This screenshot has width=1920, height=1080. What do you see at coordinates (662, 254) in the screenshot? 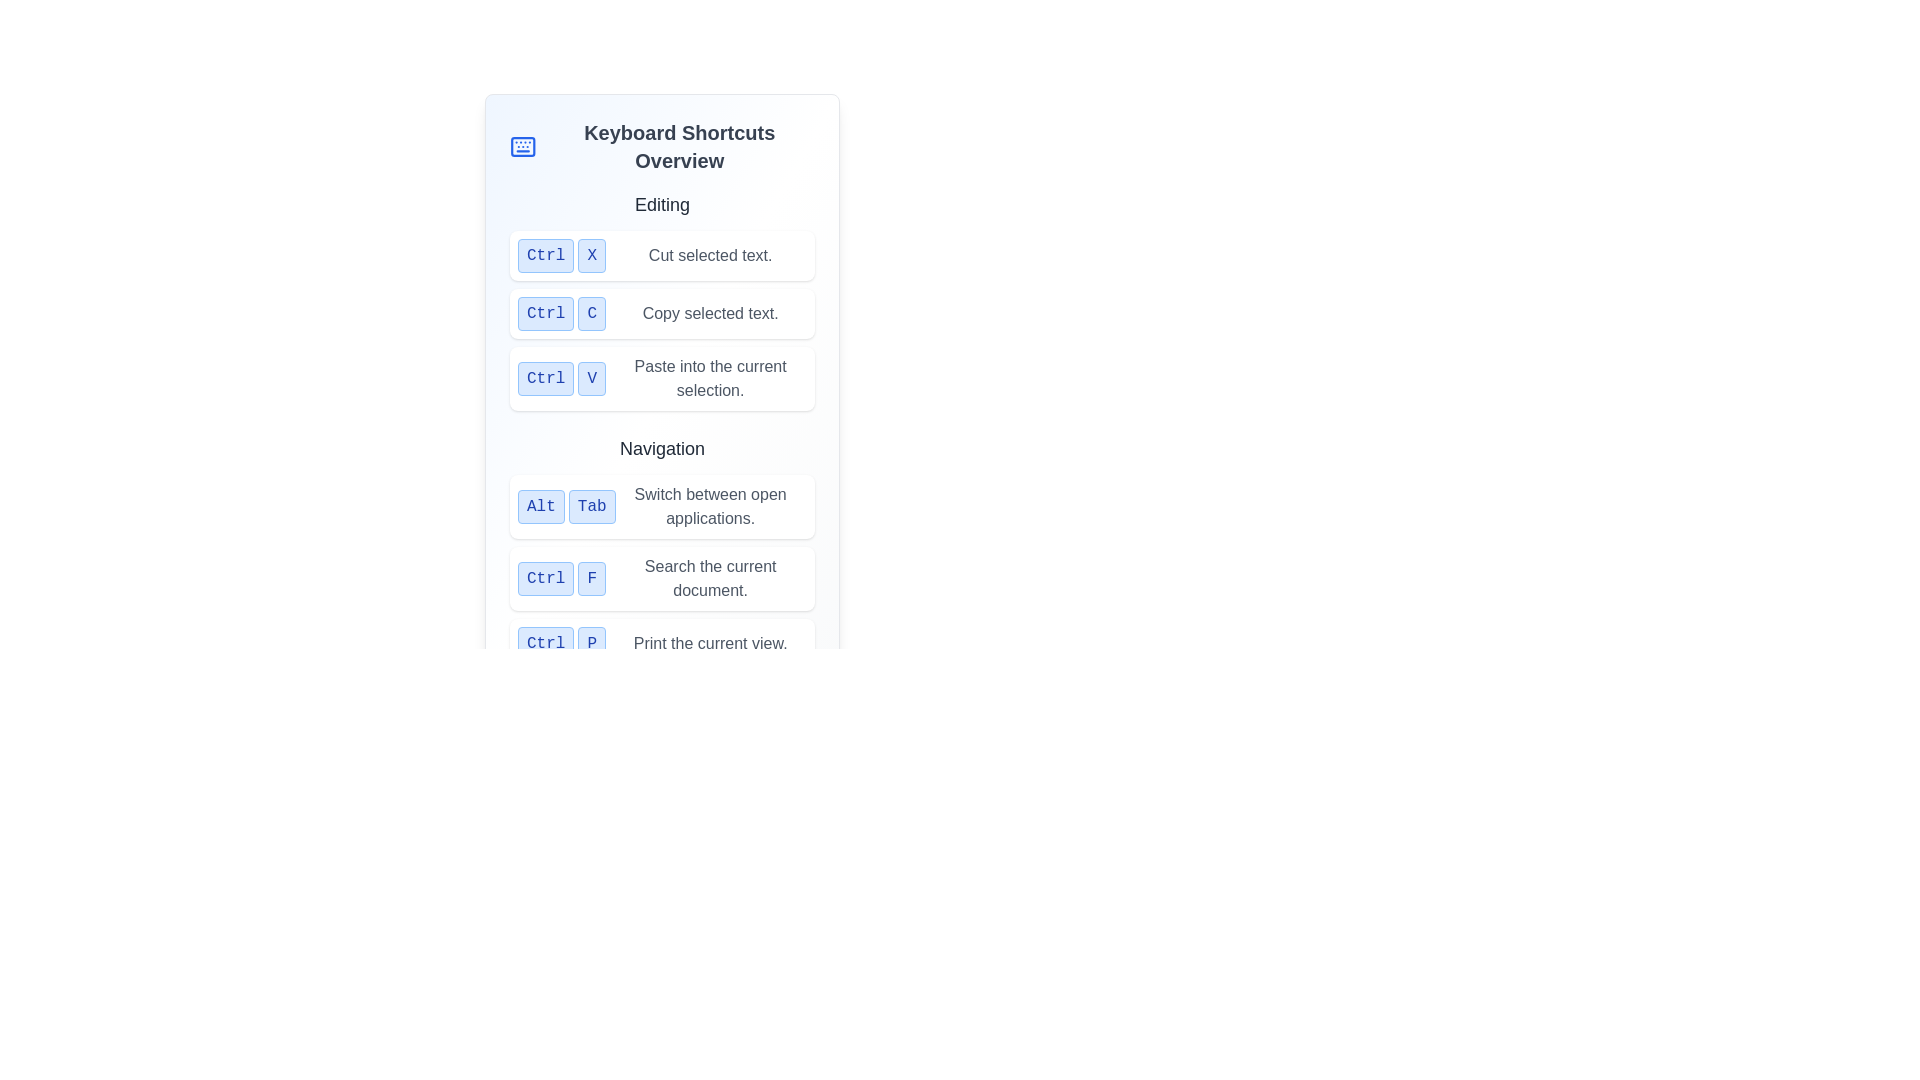
I see `the 'Cut' keyboard shortcut label that instructs users to press 'Ctrl' and 'X' to cut selected text, located in the 'Editing' section of the Keyboard Shortcuts Overview` at bounding box center [662, 254].